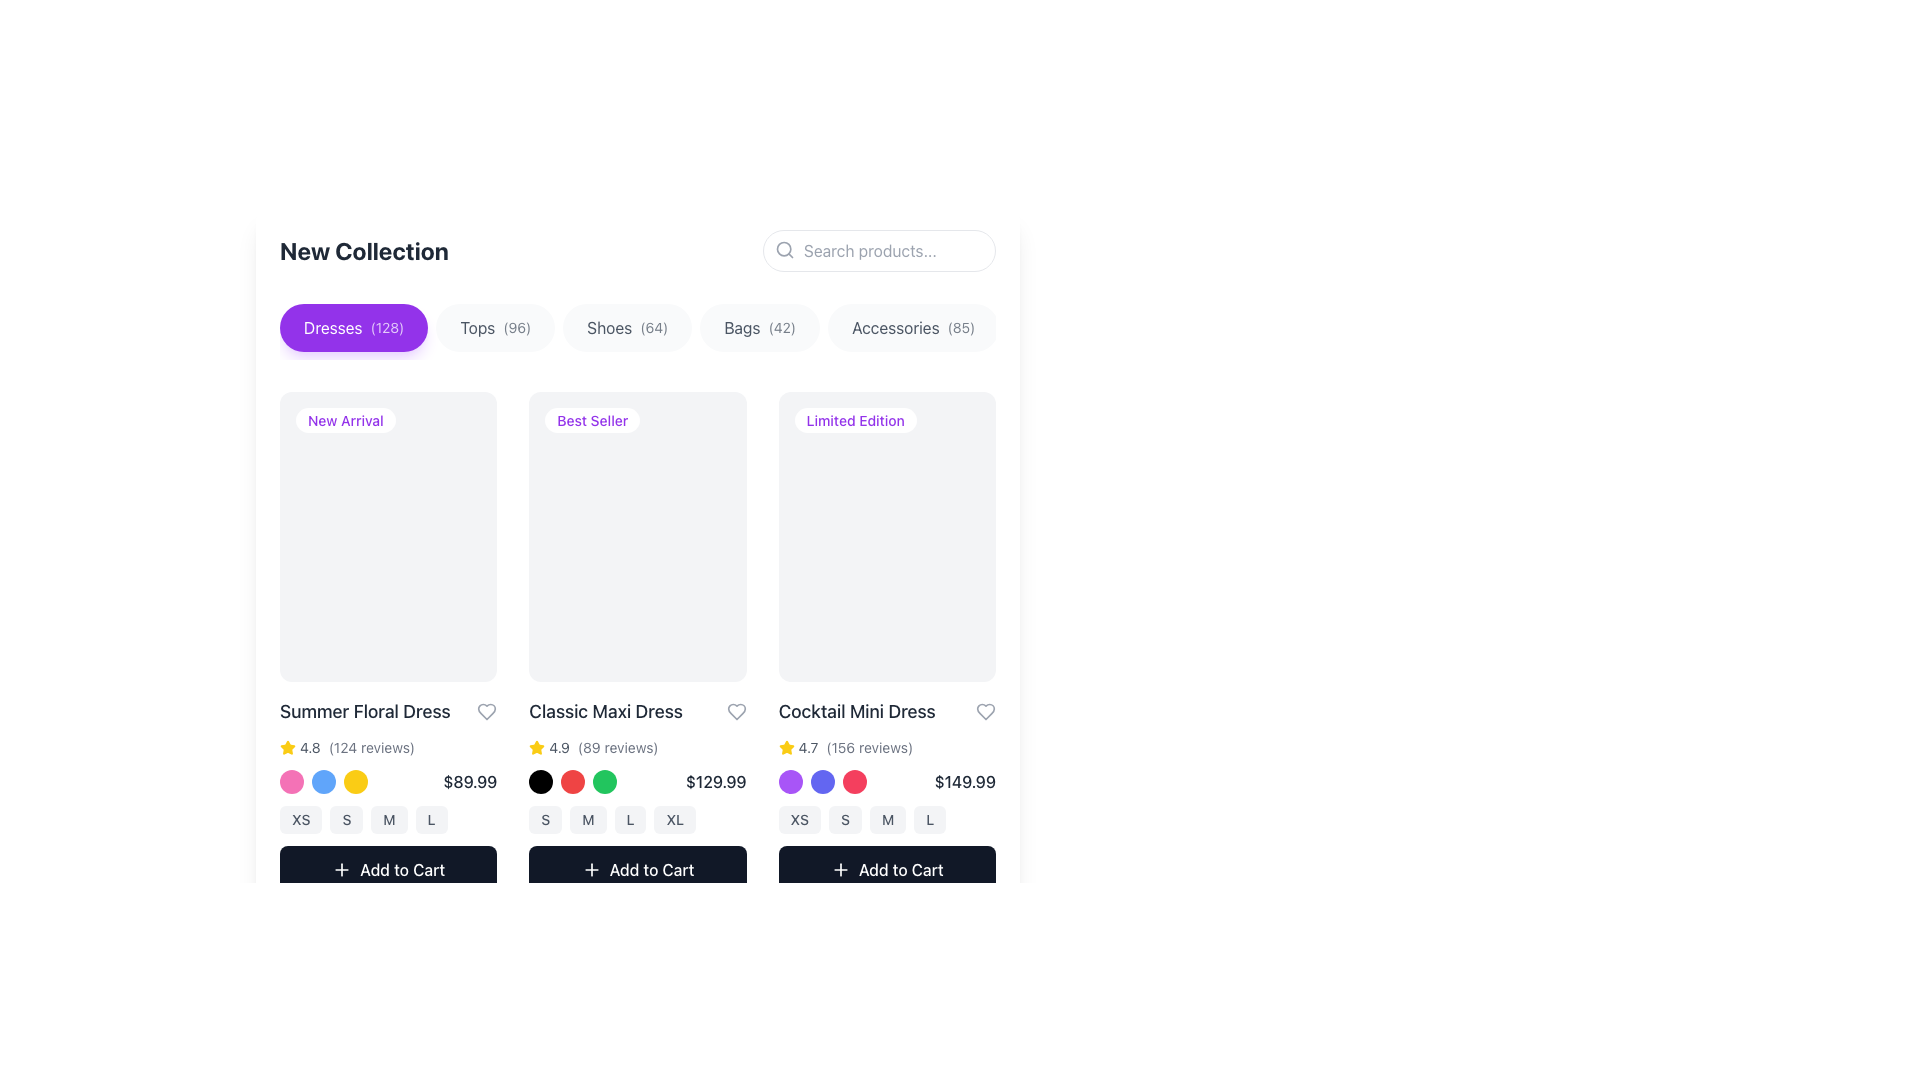 Image resolution: width=1920 pixels, height=1080 pixels. What do you see at coordinates (840, 868) in the screenshot?
I see `the '+' icon within the 'Add to Cart' button, which is the rightmost button in the row of buttons beneath the item cards` at bounding box center [840, 868].